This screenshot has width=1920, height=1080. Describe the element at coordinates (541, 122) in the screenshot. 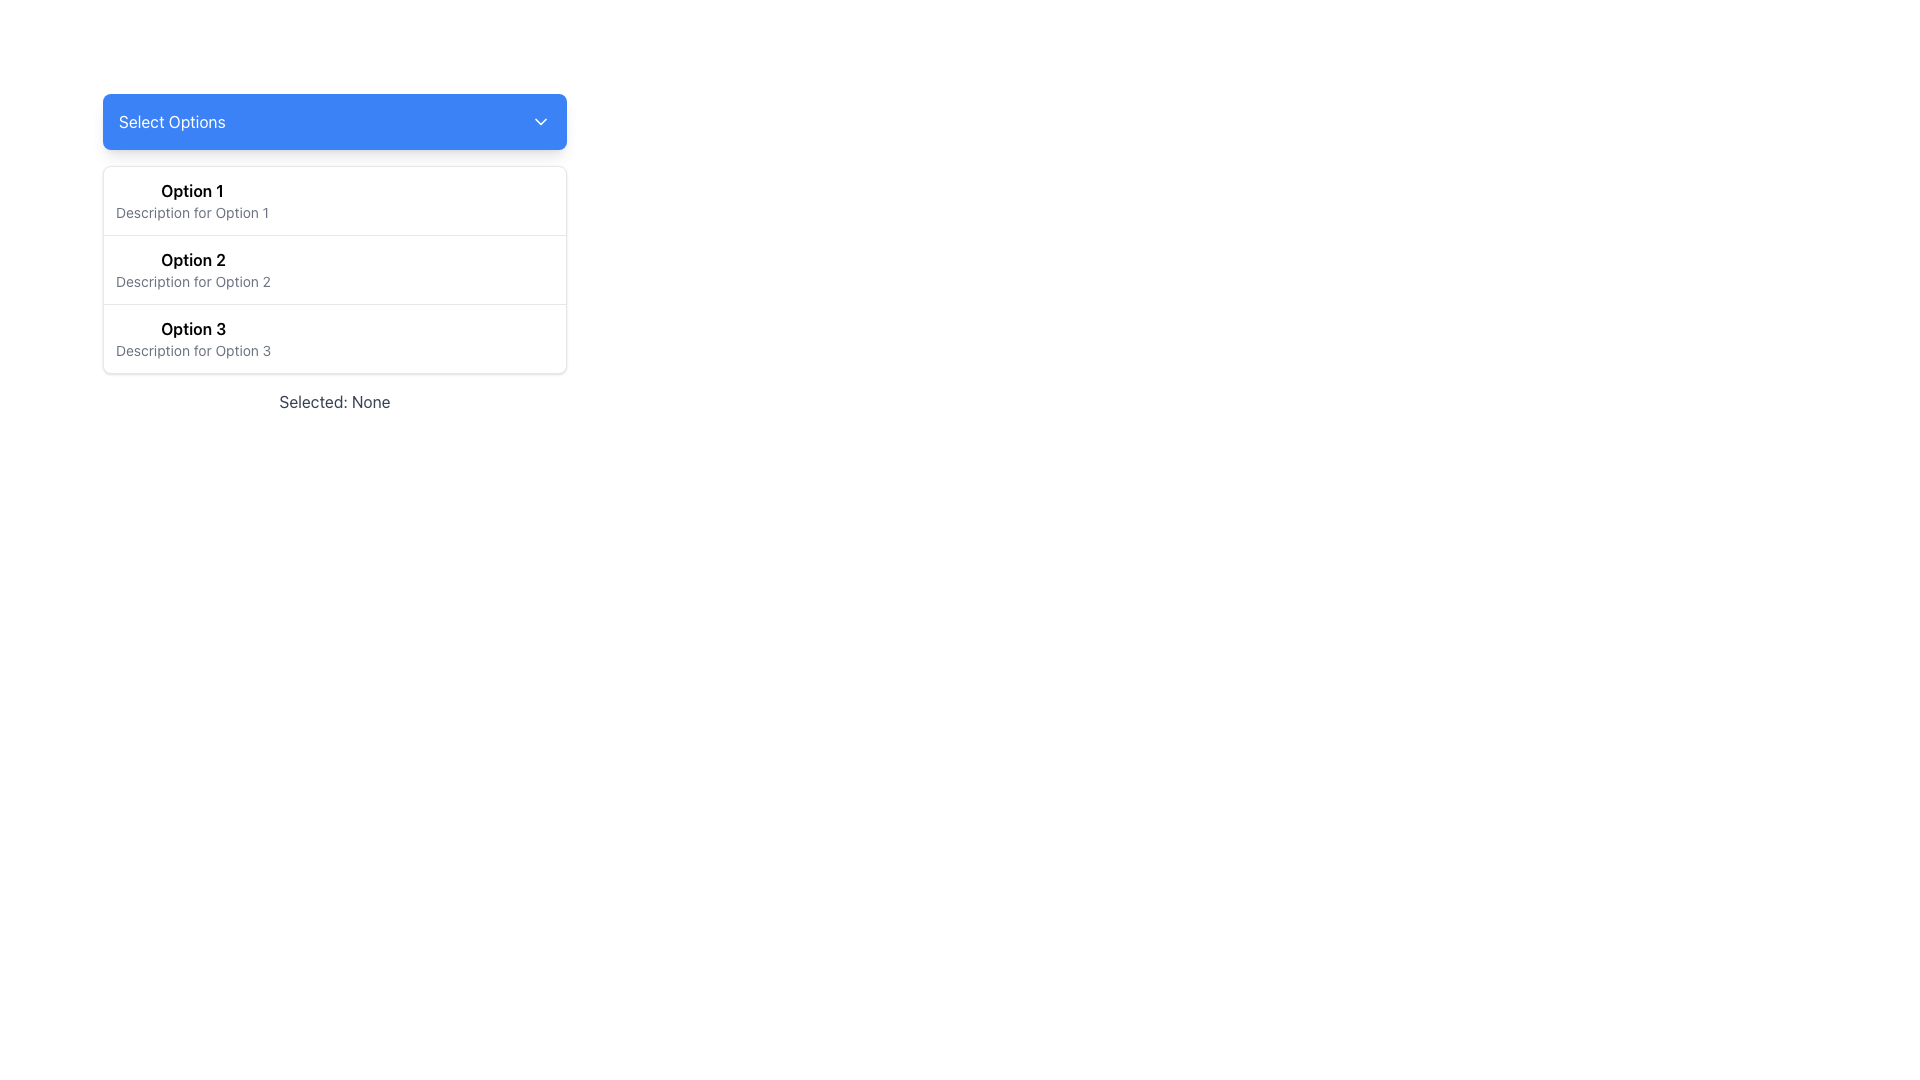

I see `the downward-pointing chevron icon styled in blue, located at the far right of the blue rounded rectangle labeled 'Select Options' to trigger additional styling effects` at that location.